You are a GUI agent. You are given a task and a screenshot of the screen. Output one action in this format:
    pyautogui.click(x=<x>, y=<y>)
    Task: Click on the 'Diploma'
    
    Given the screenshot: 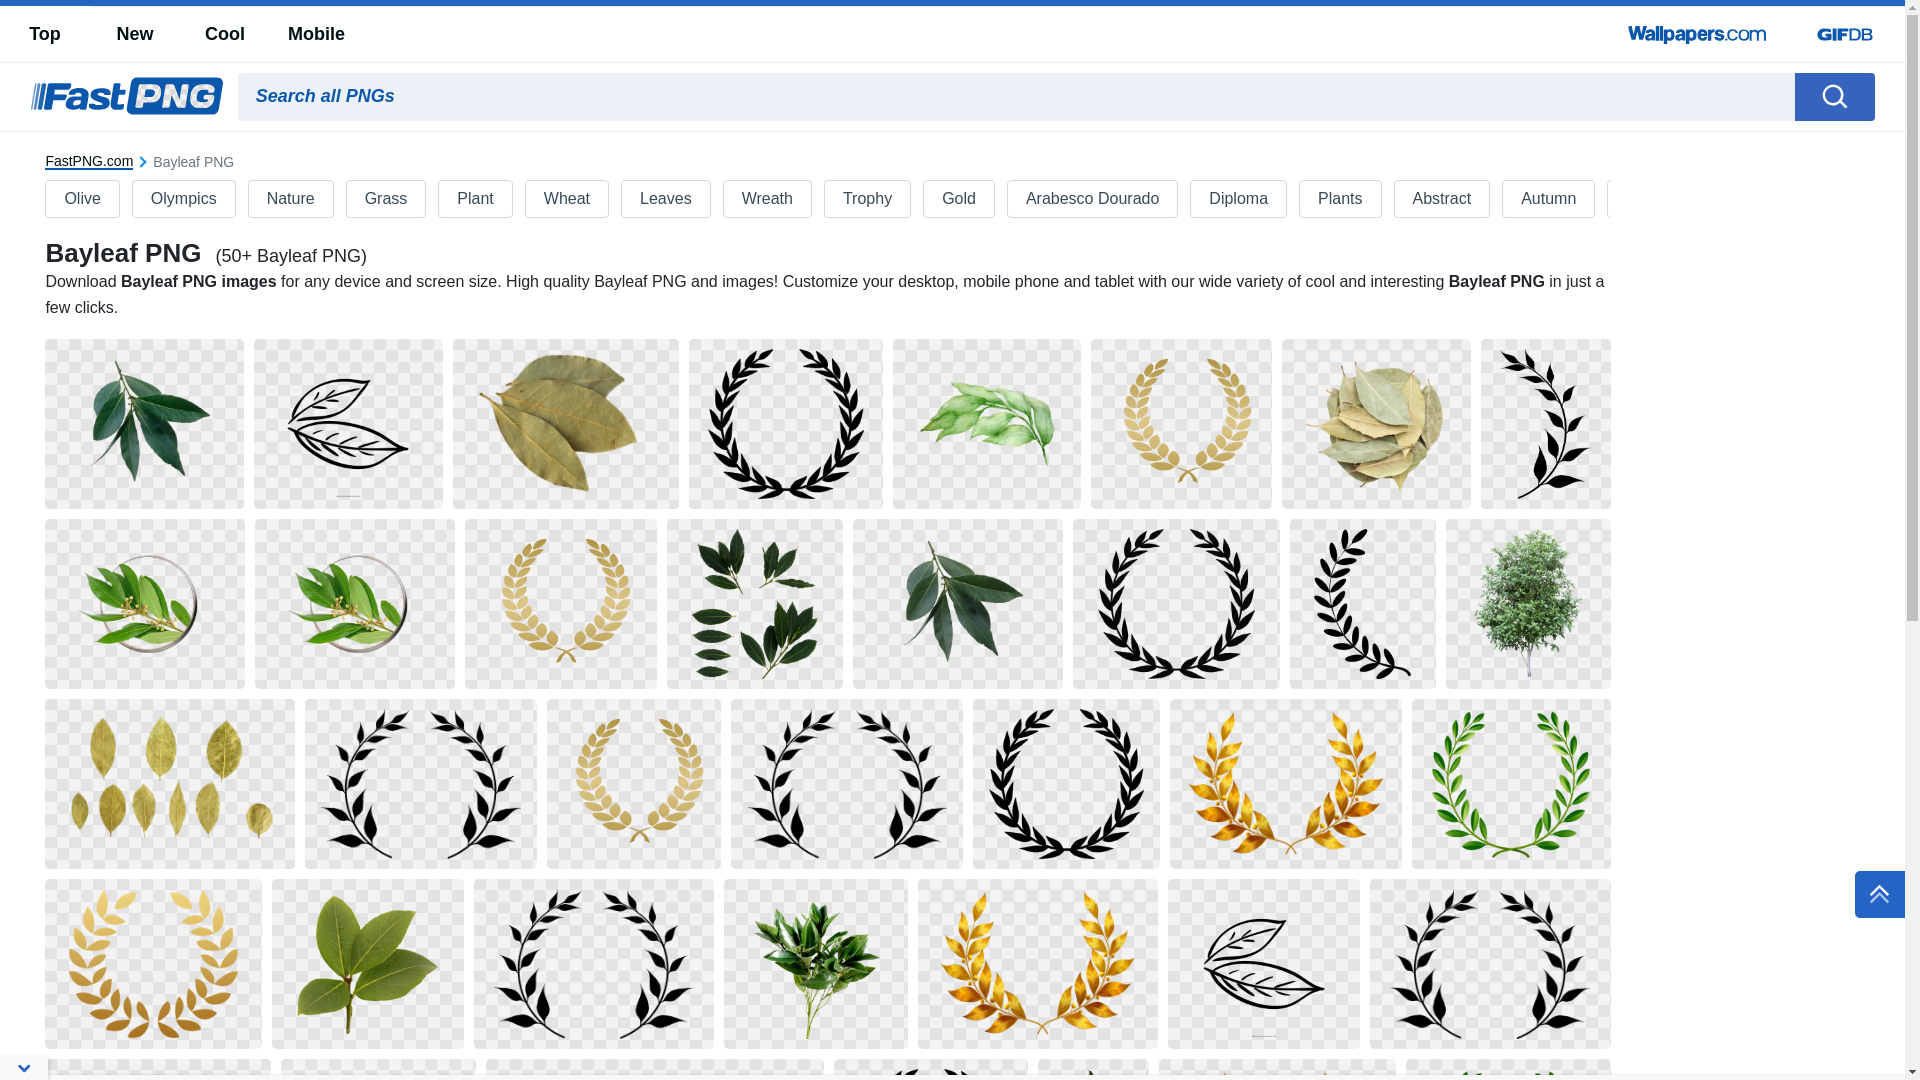 What is the action you would take?
    pyautogui.click(x=1237, y=199)
    